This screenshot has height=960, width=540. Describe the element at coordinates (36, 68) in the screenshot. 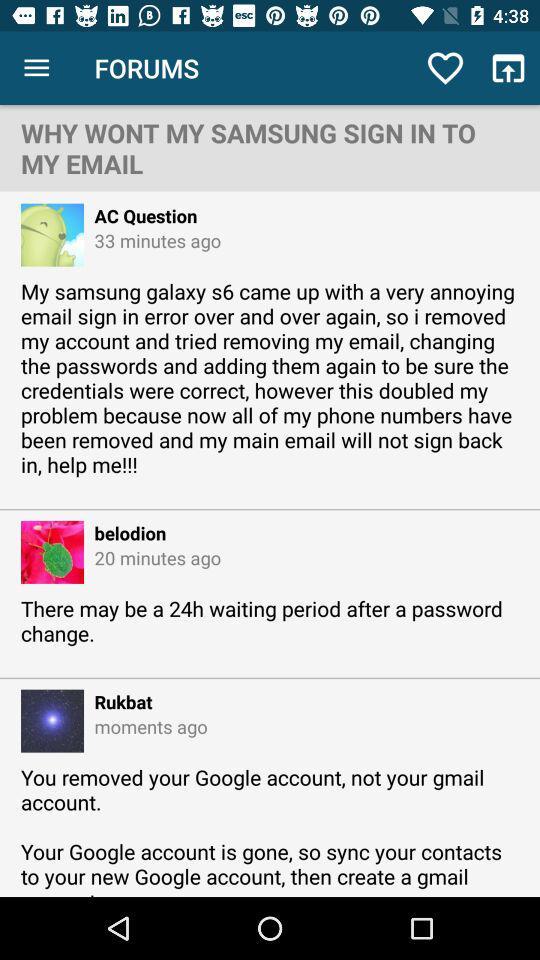

I see `the icon next to forums item` at that location.